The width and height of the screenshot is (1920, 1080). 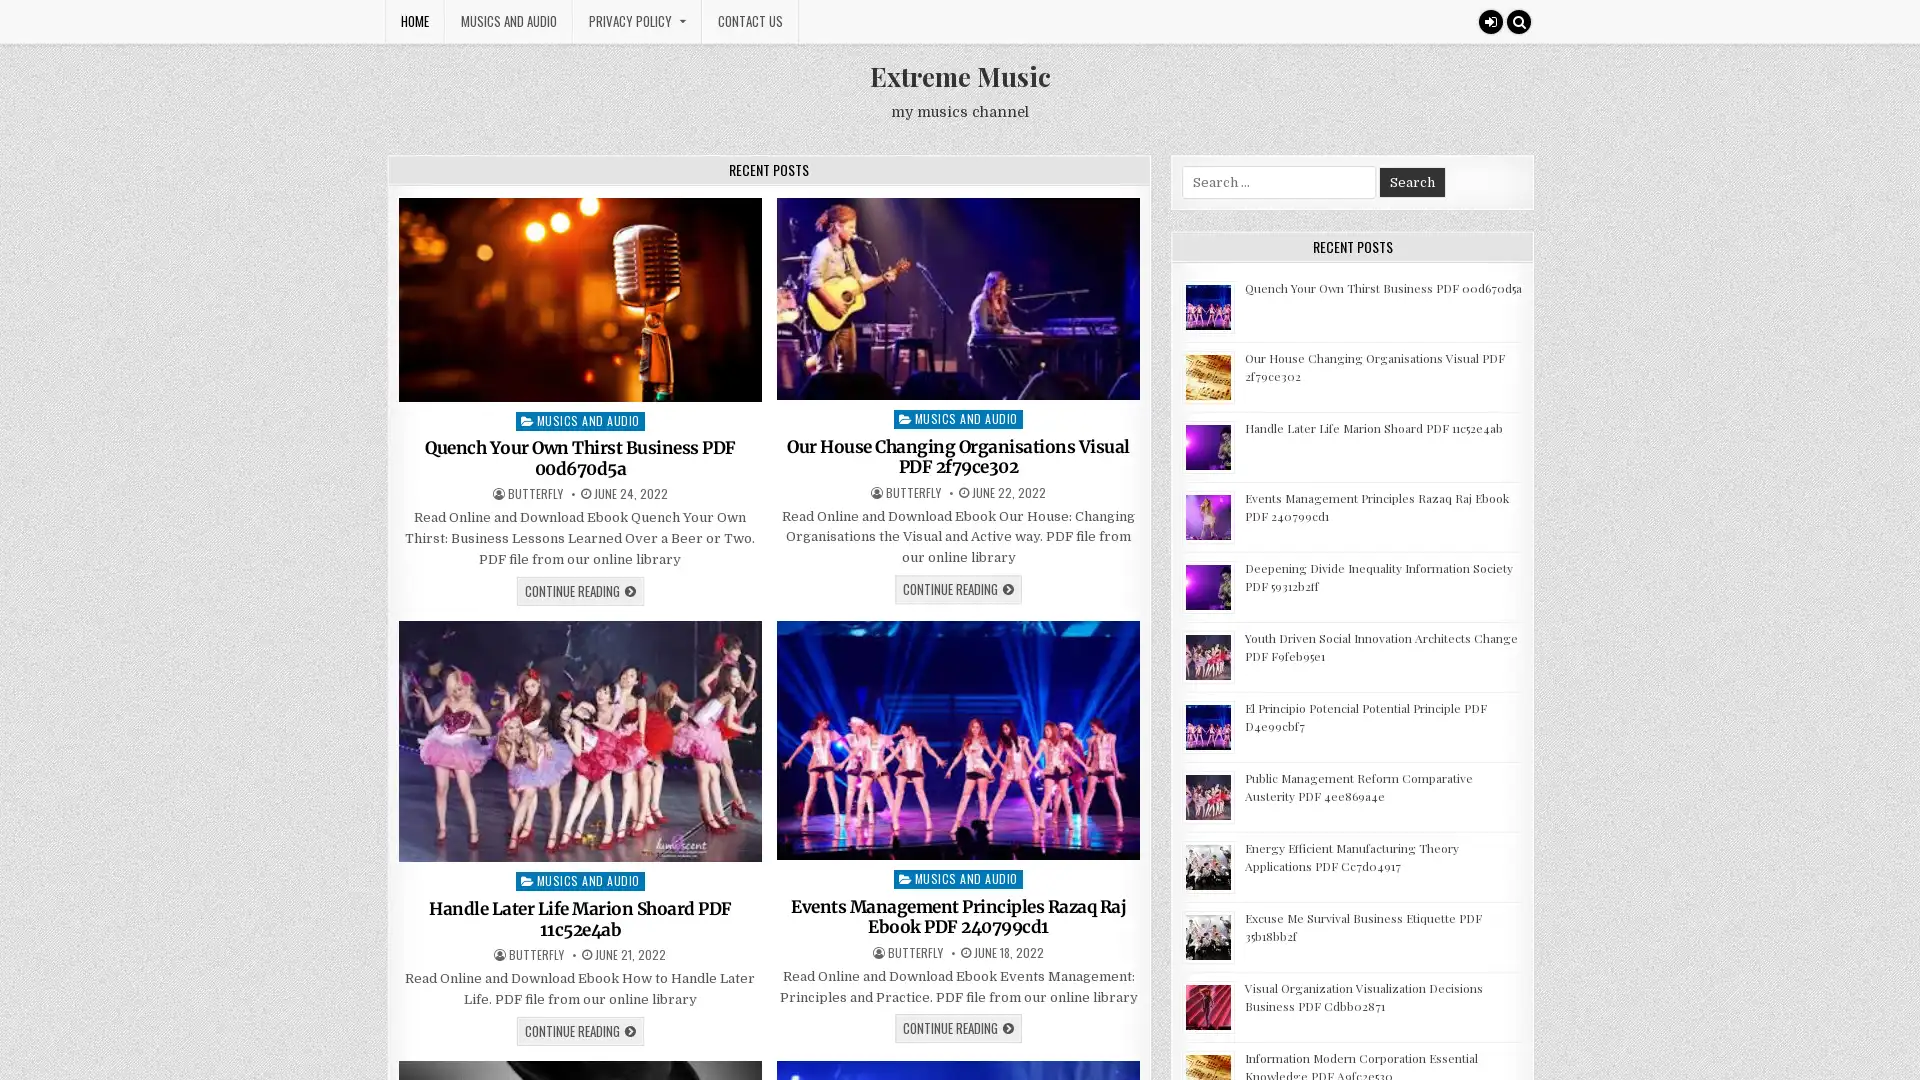 I want to click on Search, so click(x=1411, y=182).